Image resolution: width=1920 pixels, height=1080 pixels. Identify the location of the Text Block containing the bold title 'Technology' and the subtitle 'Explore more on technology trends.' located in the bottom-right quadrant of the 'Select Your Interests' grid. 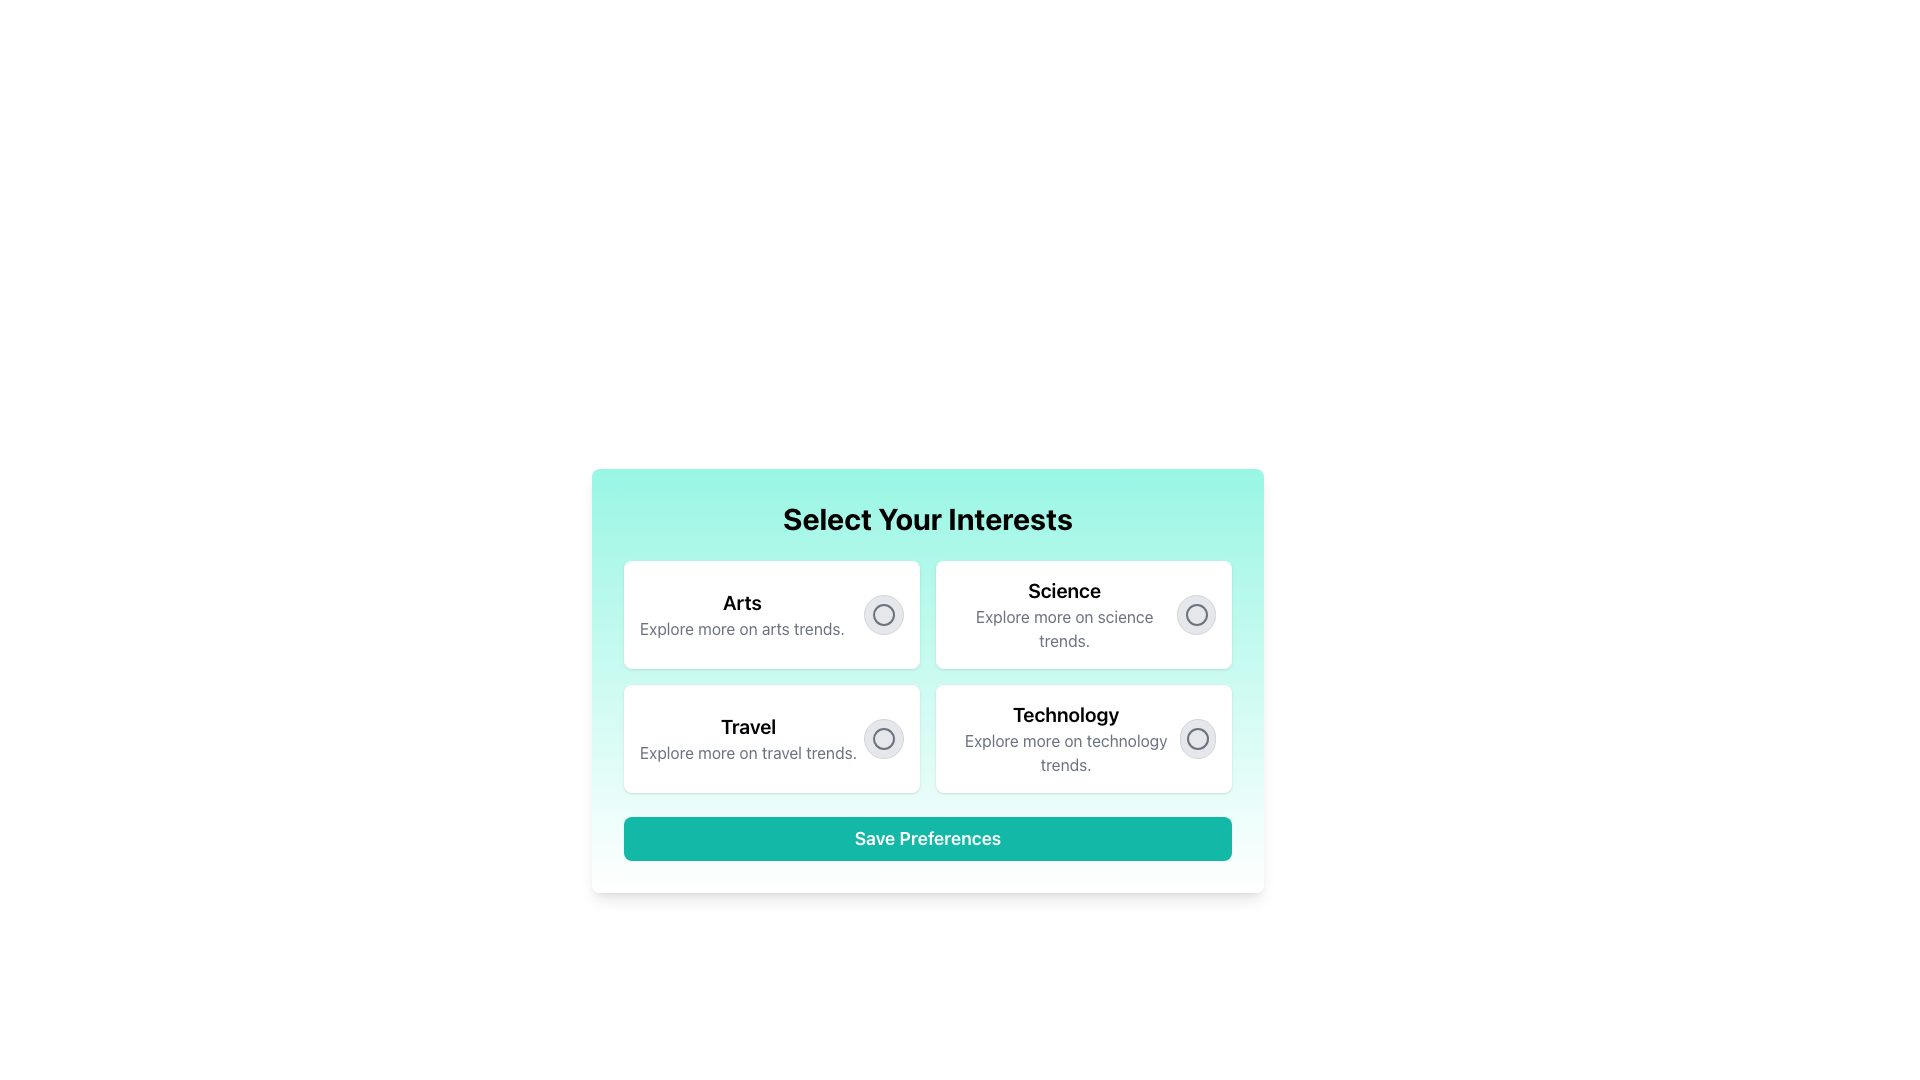
(1065, 739).